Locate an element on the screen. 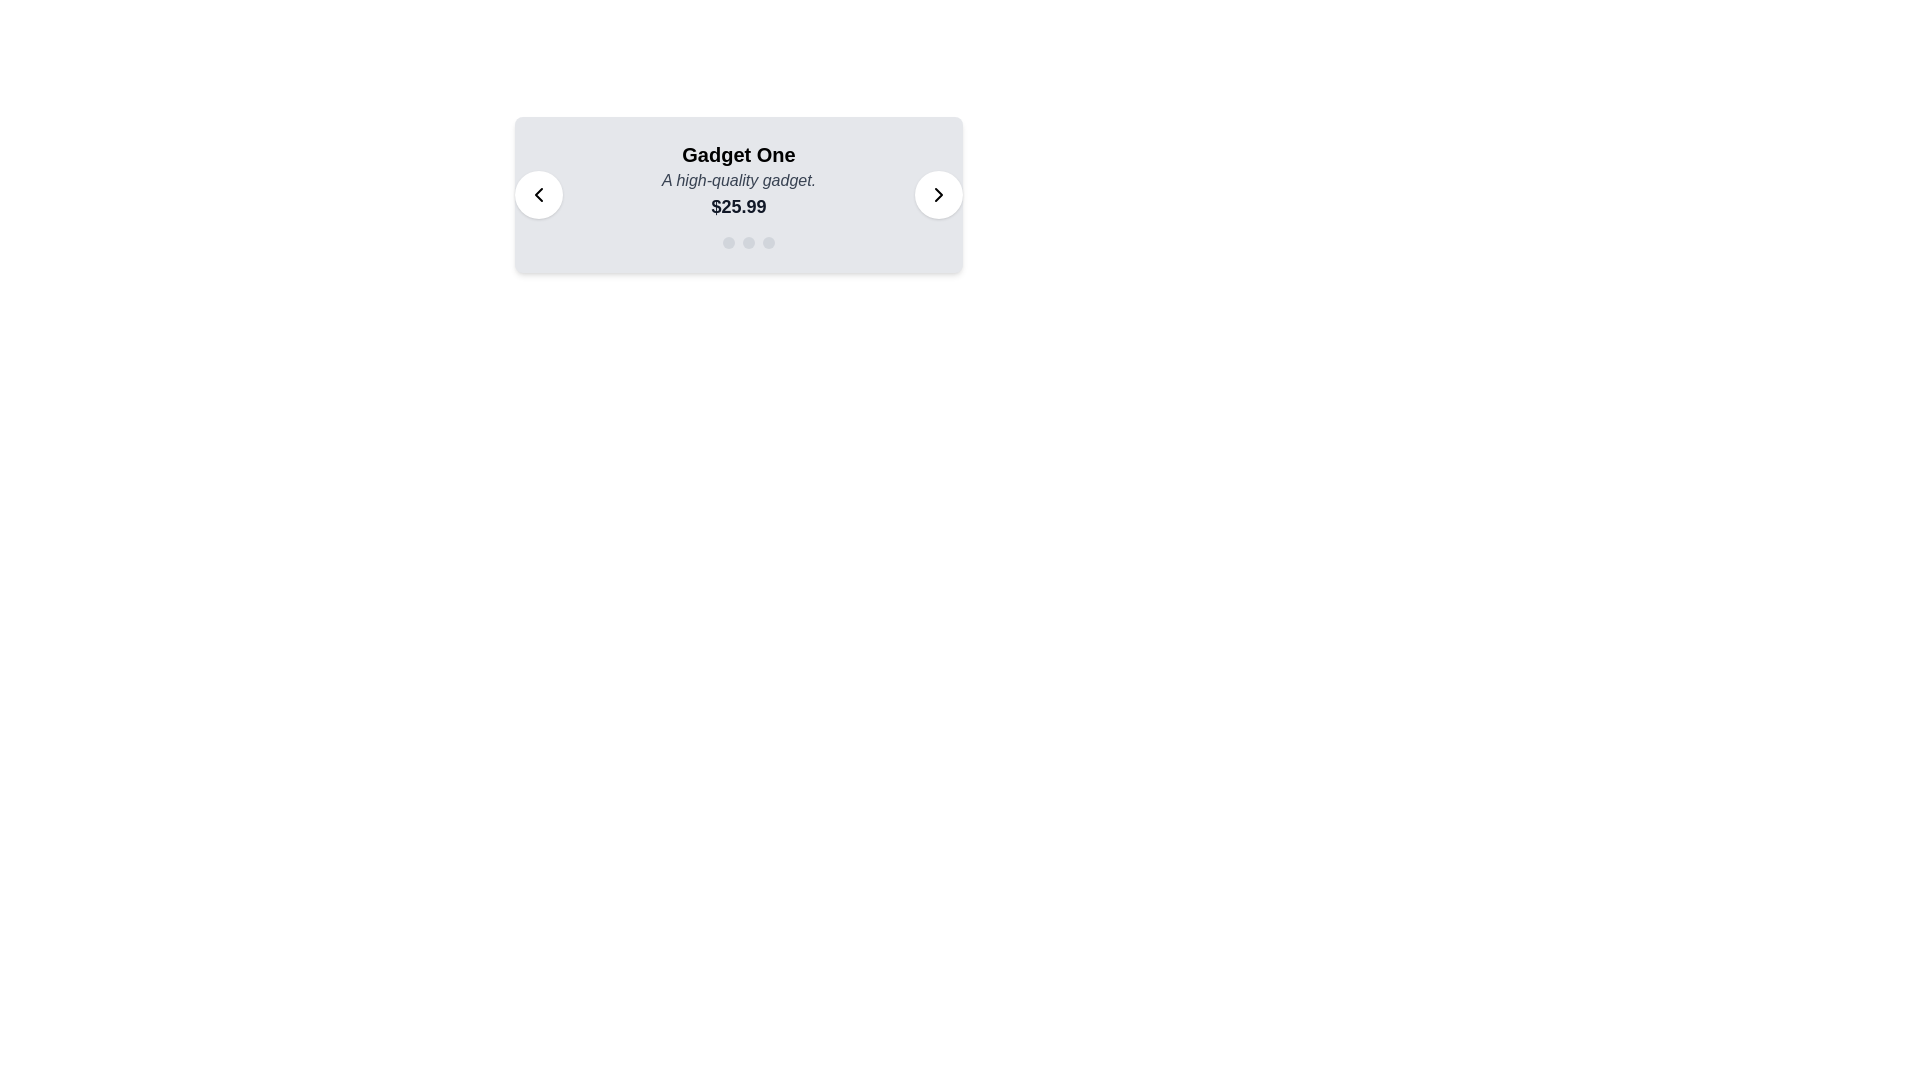  the left navigation Icon button to move to the previous item in the carousel is located at coordinates (538, 195).